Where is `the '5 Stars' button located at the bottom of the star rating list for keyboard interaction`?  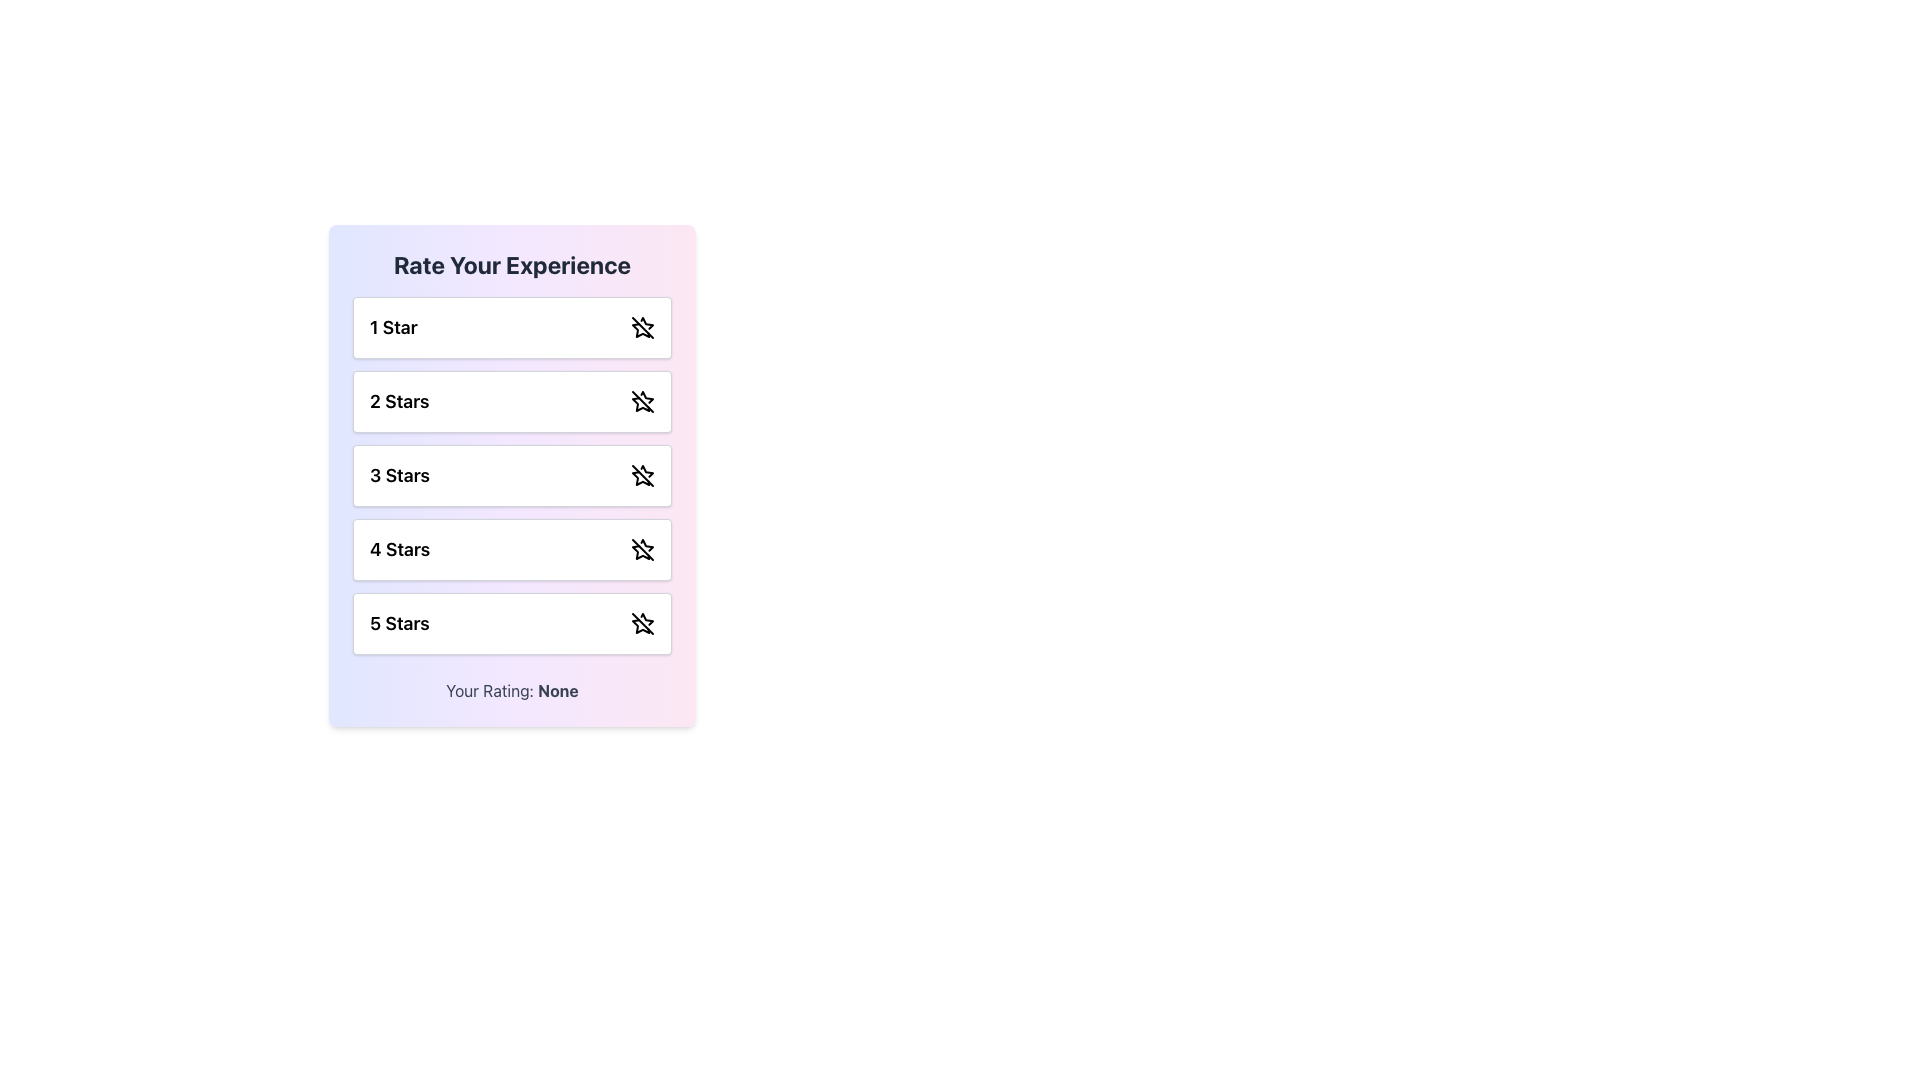
the '5 Stars' button located at the bottom of the star rating list for keyboard interaction is located at coordinates (512, 623).